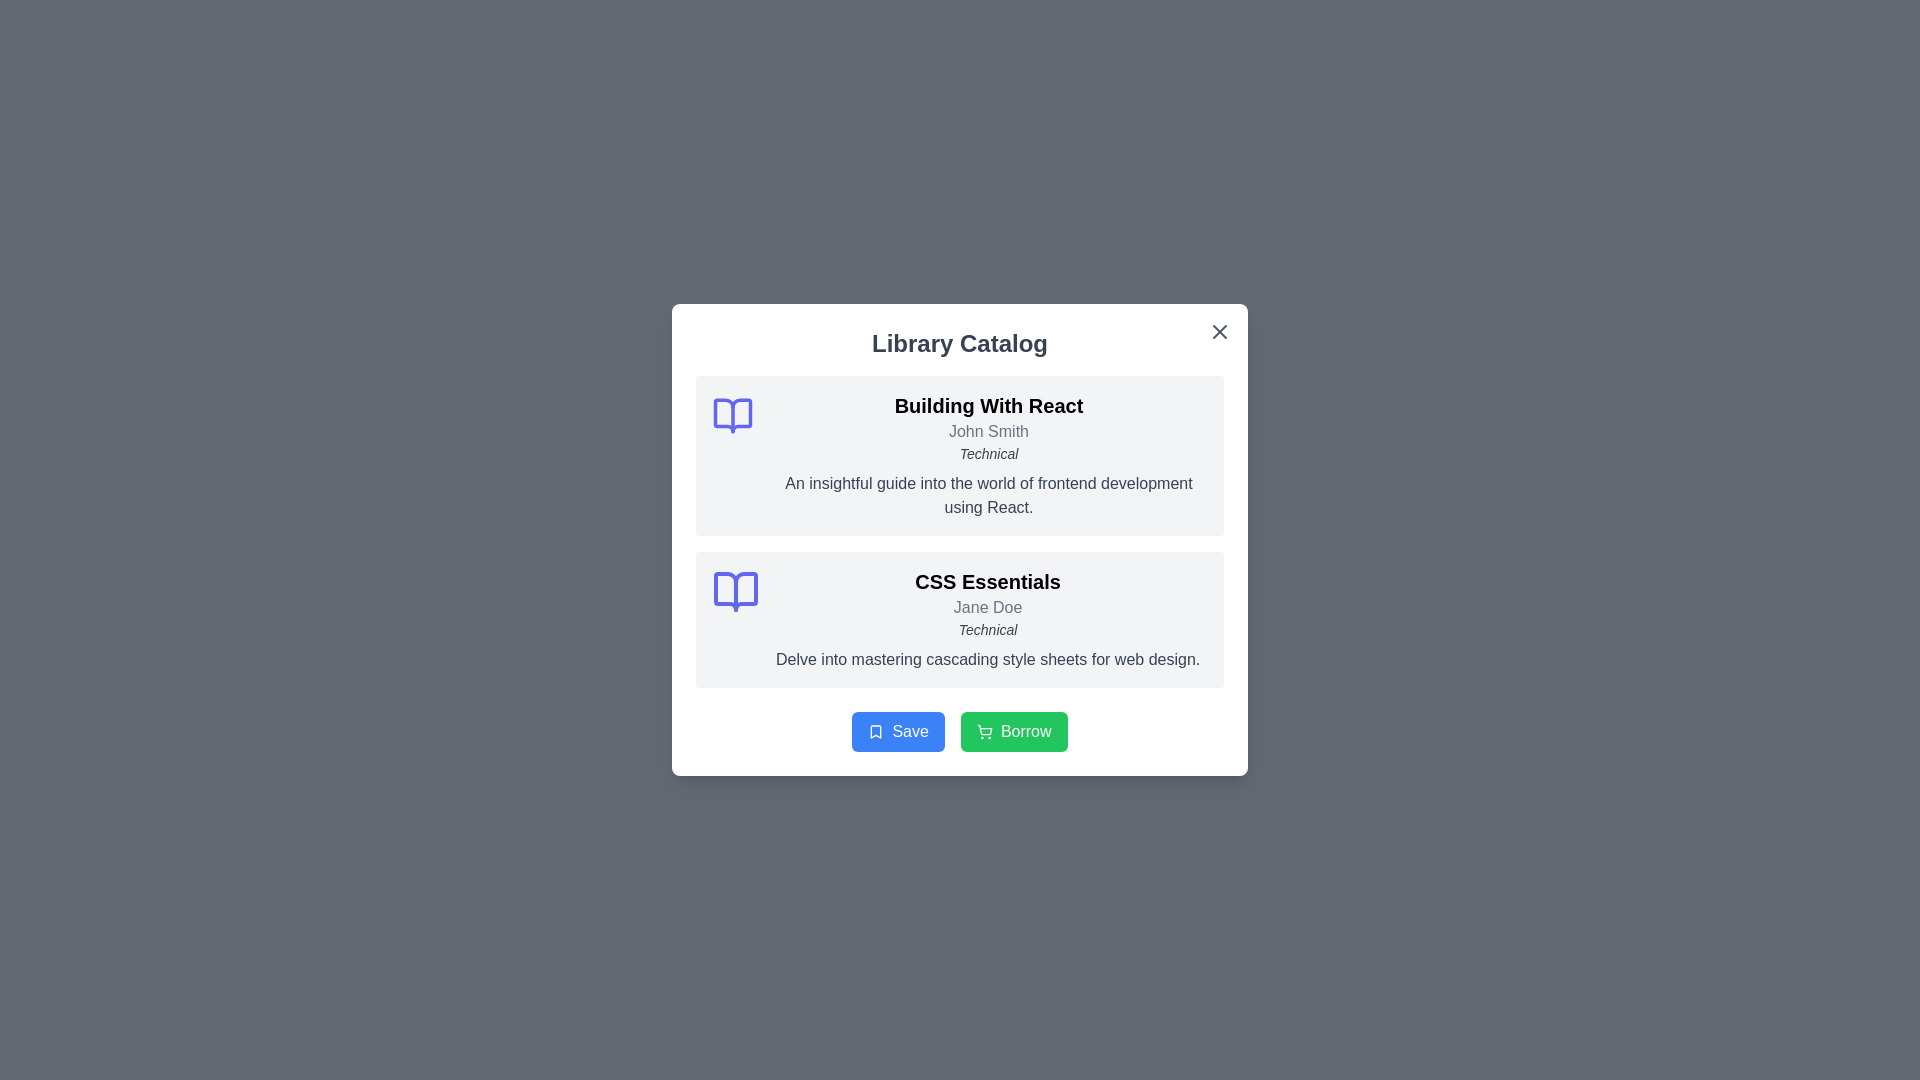 The height and width of the screenshot is (1080, 1920). What do you see at coordinates (1218, 330) in the screenshot?
I see `the small square button with an 'X' icon at the top-right corner of the white panel` at bounding box center [1218, 330].